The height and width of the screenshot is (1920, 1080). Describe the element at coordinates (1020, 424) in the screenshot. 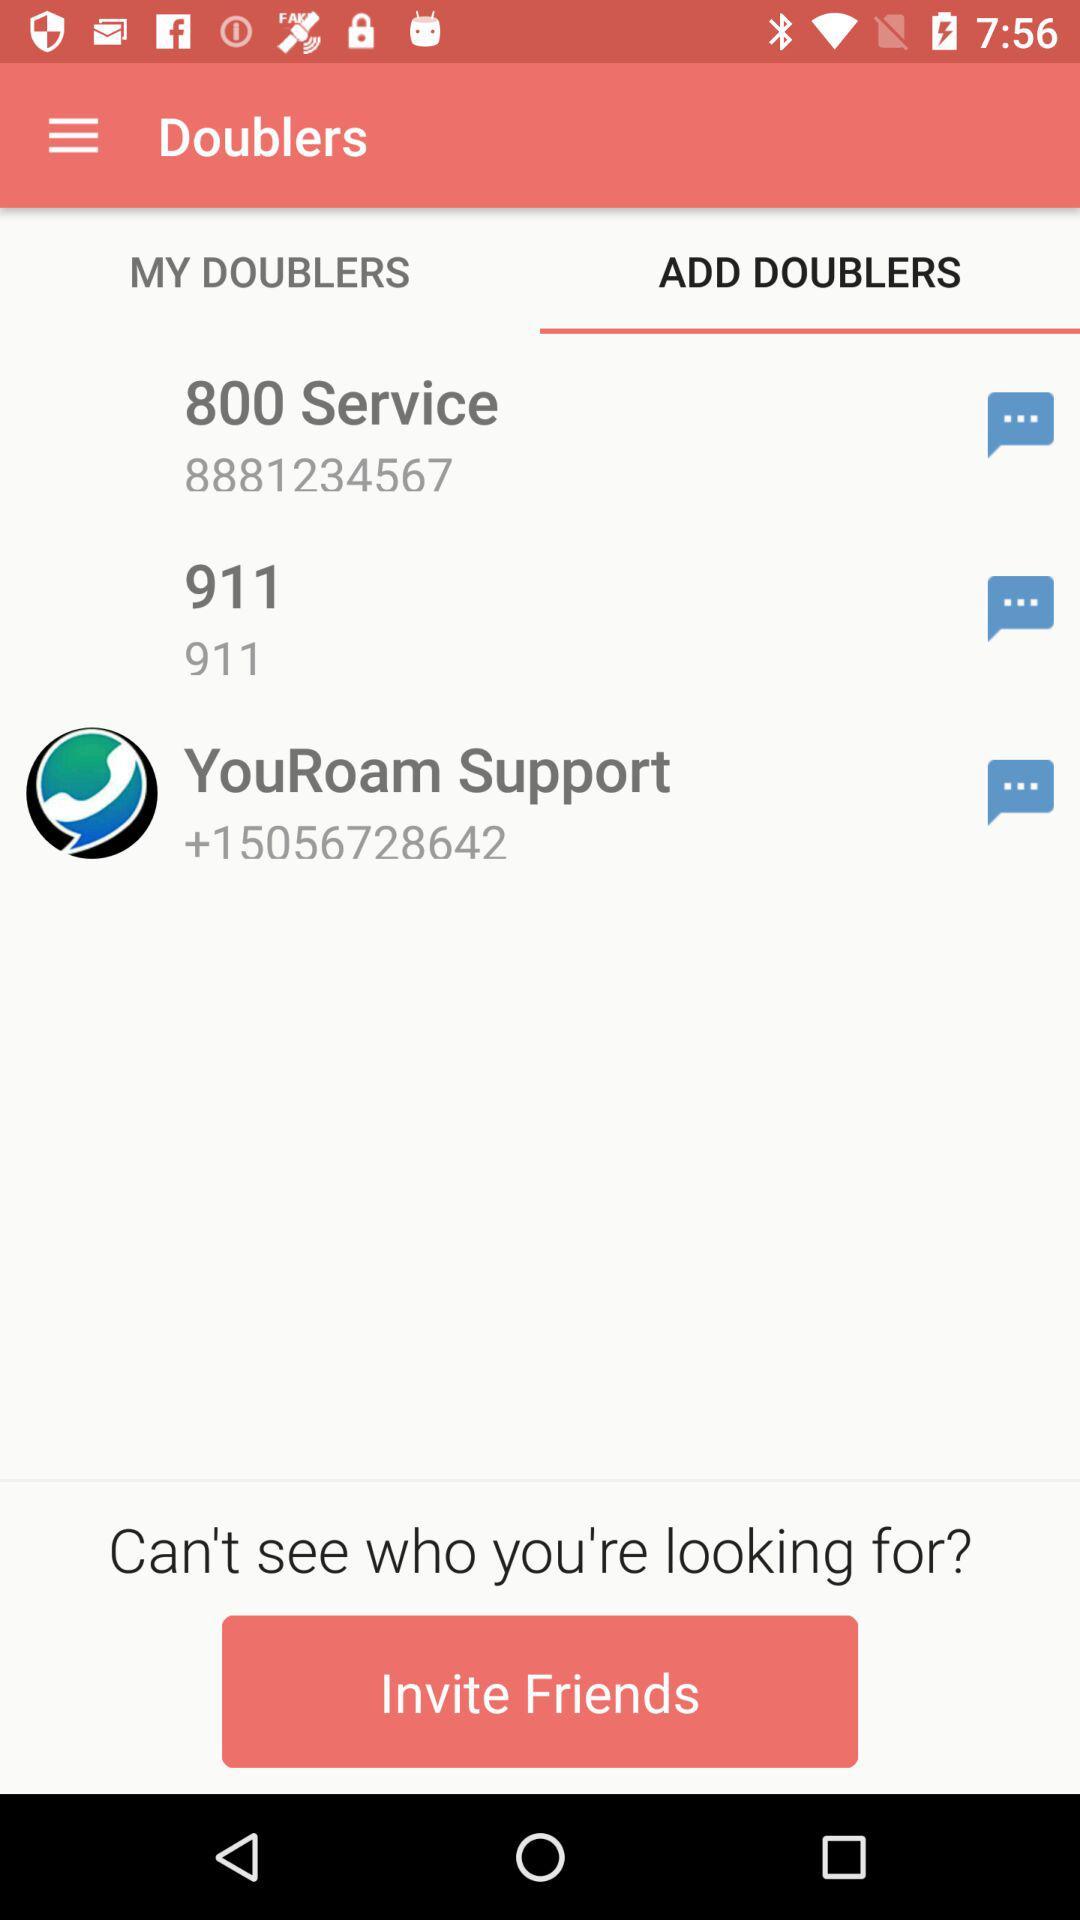

I see `send text message to 800 service` at that location.